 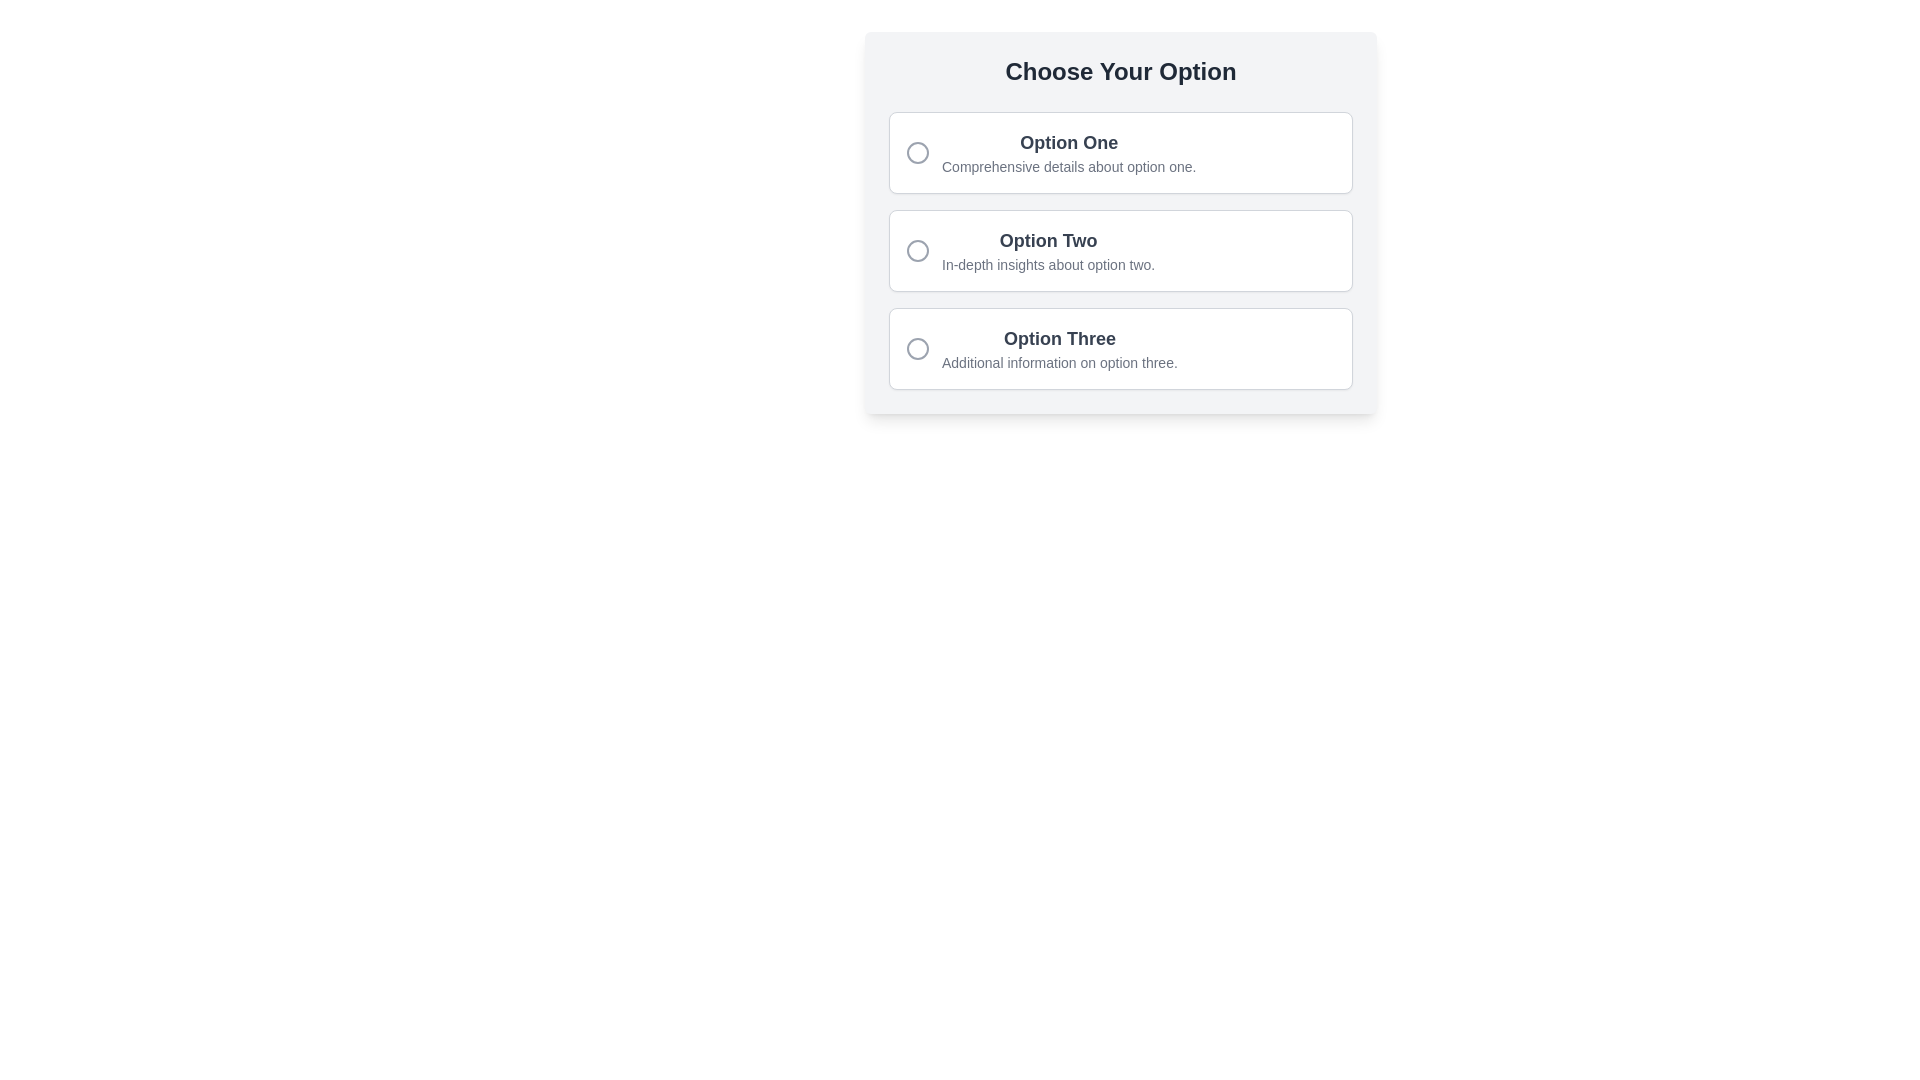 What do you see at coordinates (1058, 338) in the screenshot?
I see `the Text label that serves as a title for the third option, positioned directly above the descriptive text 'Additional information on option three.'` at bounding box center [1058, 338].